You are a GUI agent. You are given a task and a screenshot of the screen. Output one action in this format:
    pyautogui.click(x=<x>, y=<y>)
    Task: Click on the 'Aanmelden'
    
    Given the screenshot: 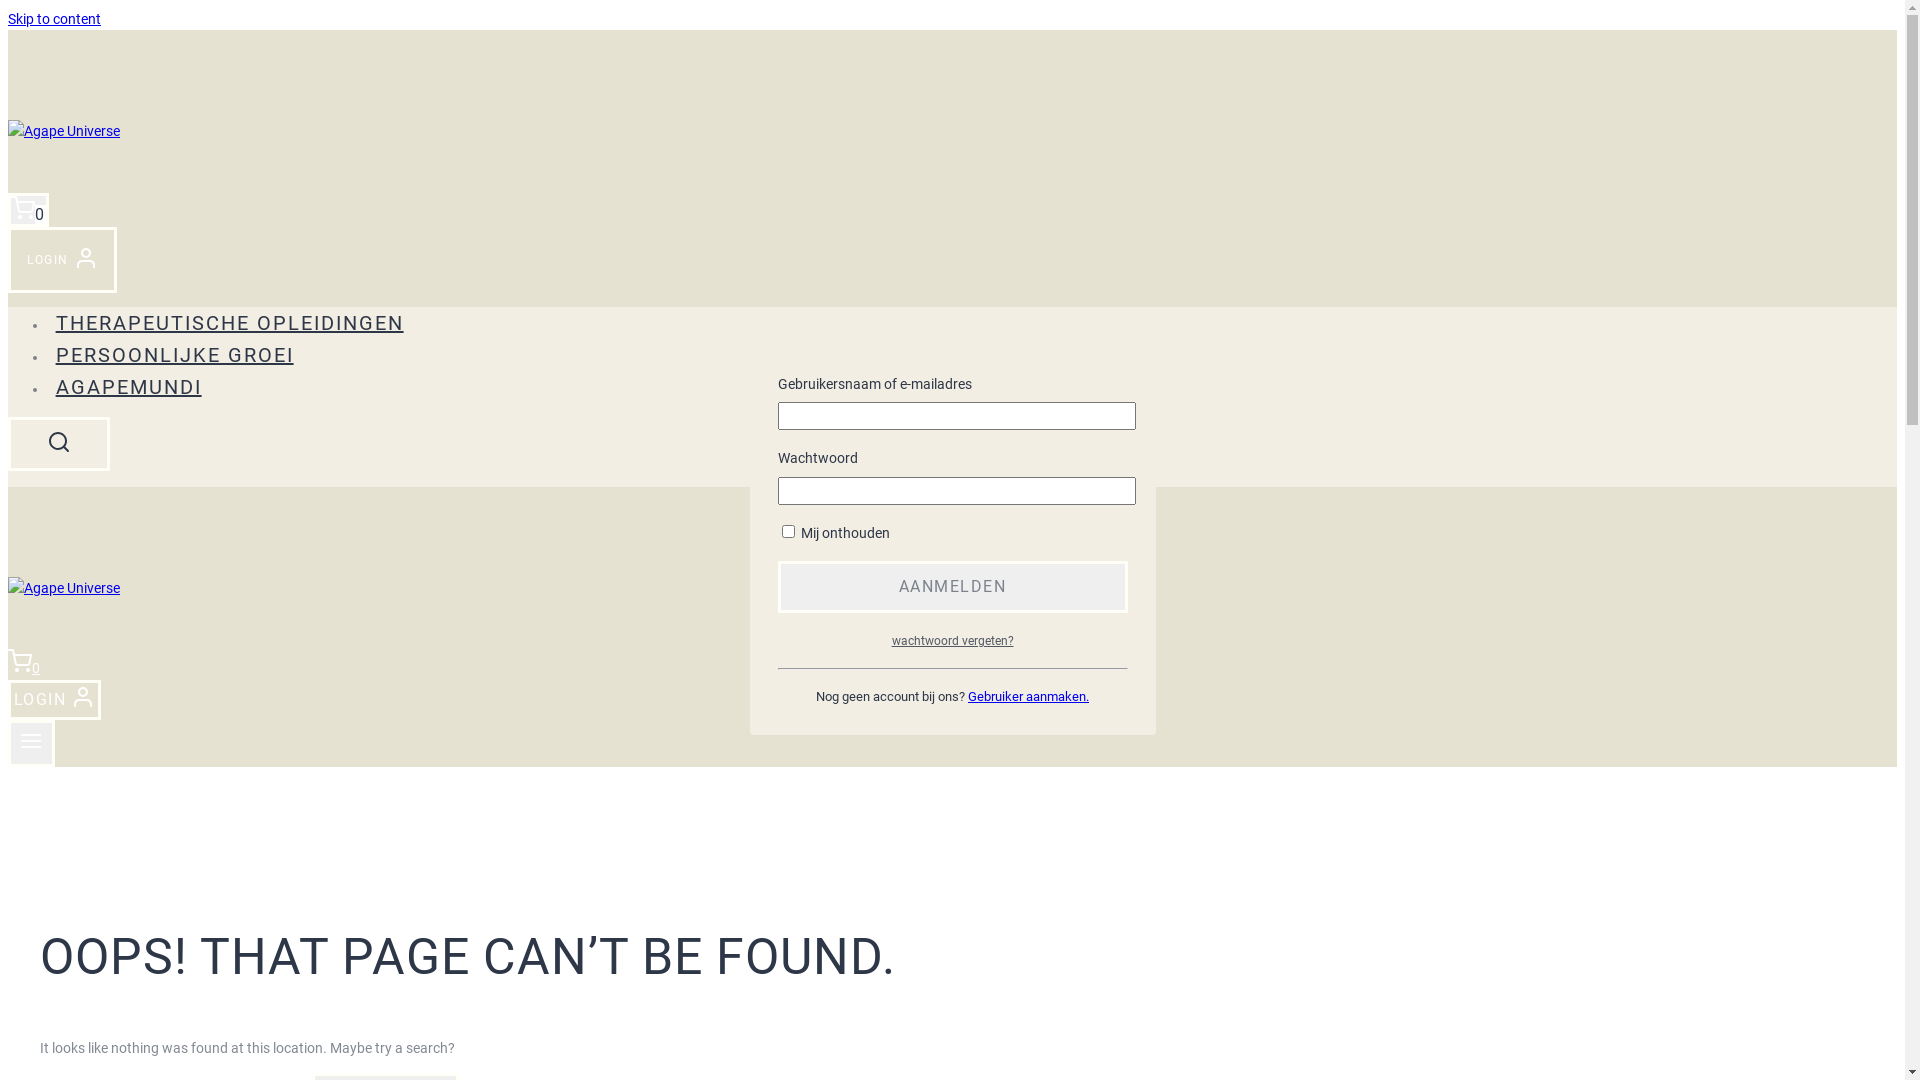 What is the action you would take?
    pyautogui.click(x=952, y=585)
    